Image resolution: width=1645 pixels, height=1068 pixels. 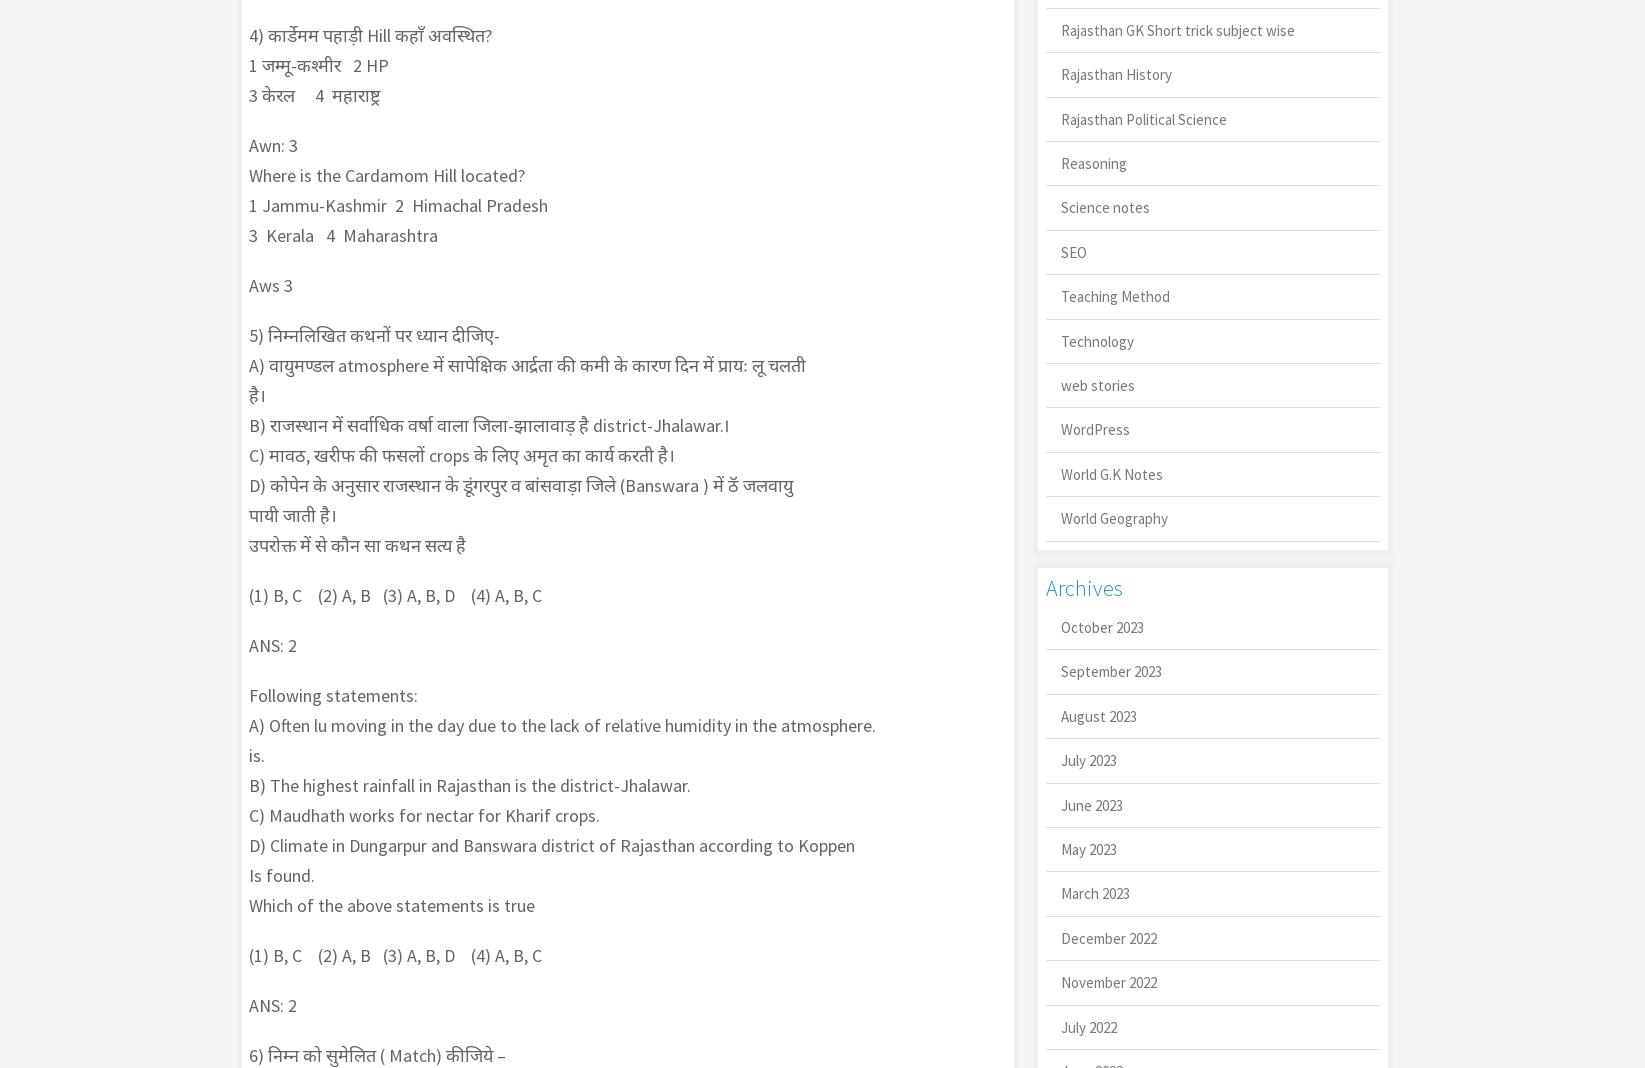 I want to click on 'Aws 3', so click(x=248, y=284).